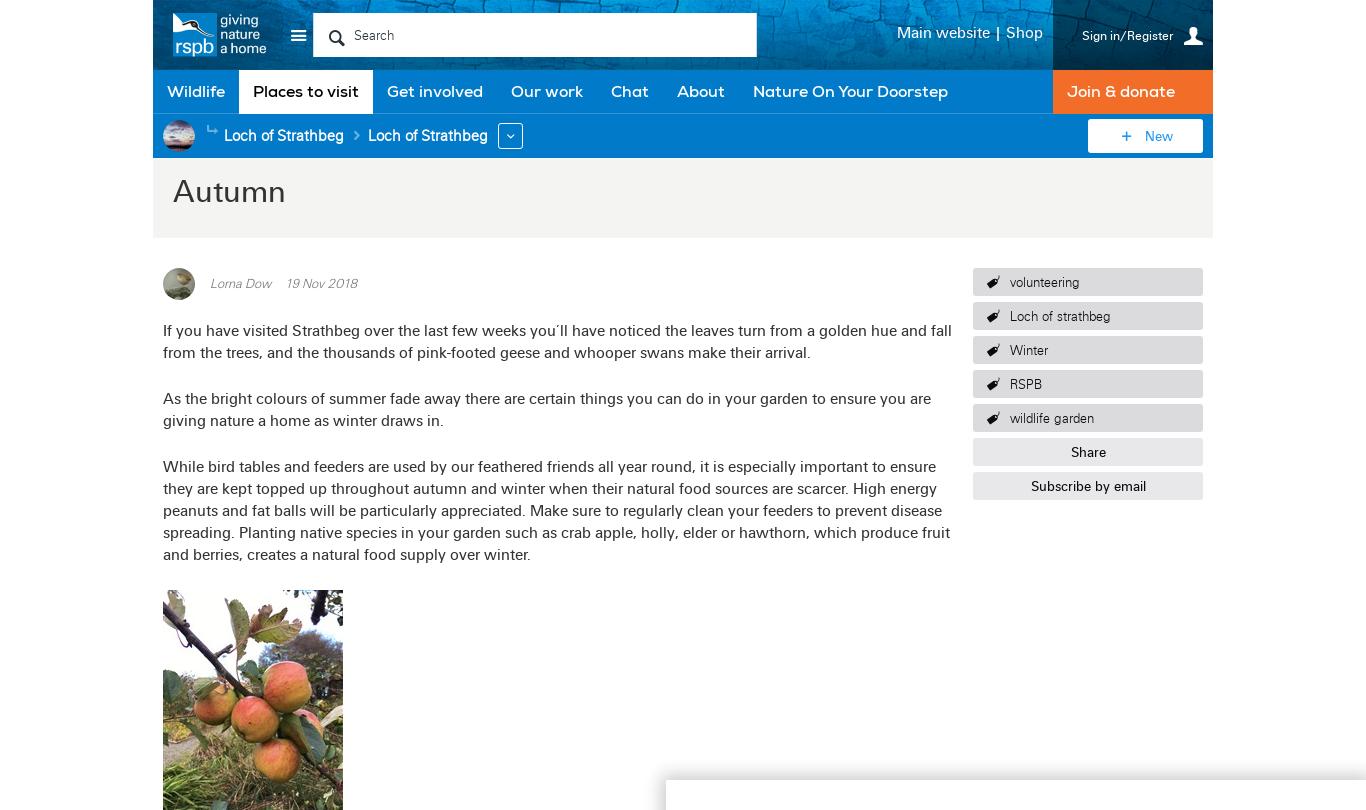 The height and width of the screenshot is (810, 1366). What do you see at coordinates (849, 91) in the screenshot?
I see `'Nature On Your Doorstep'` at bounding box center [849, 91].